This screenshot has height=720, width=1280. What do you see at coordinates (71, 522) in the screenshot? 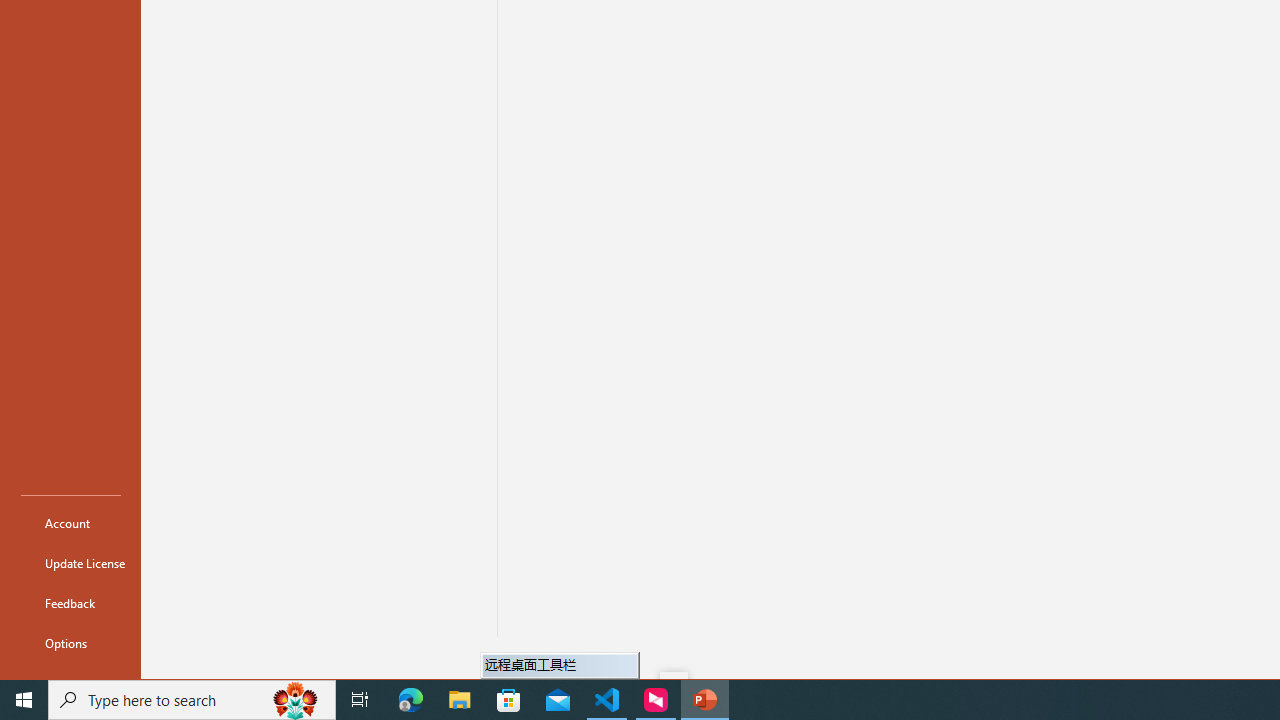
I see `'Account'` at bounding box center [71, 522].